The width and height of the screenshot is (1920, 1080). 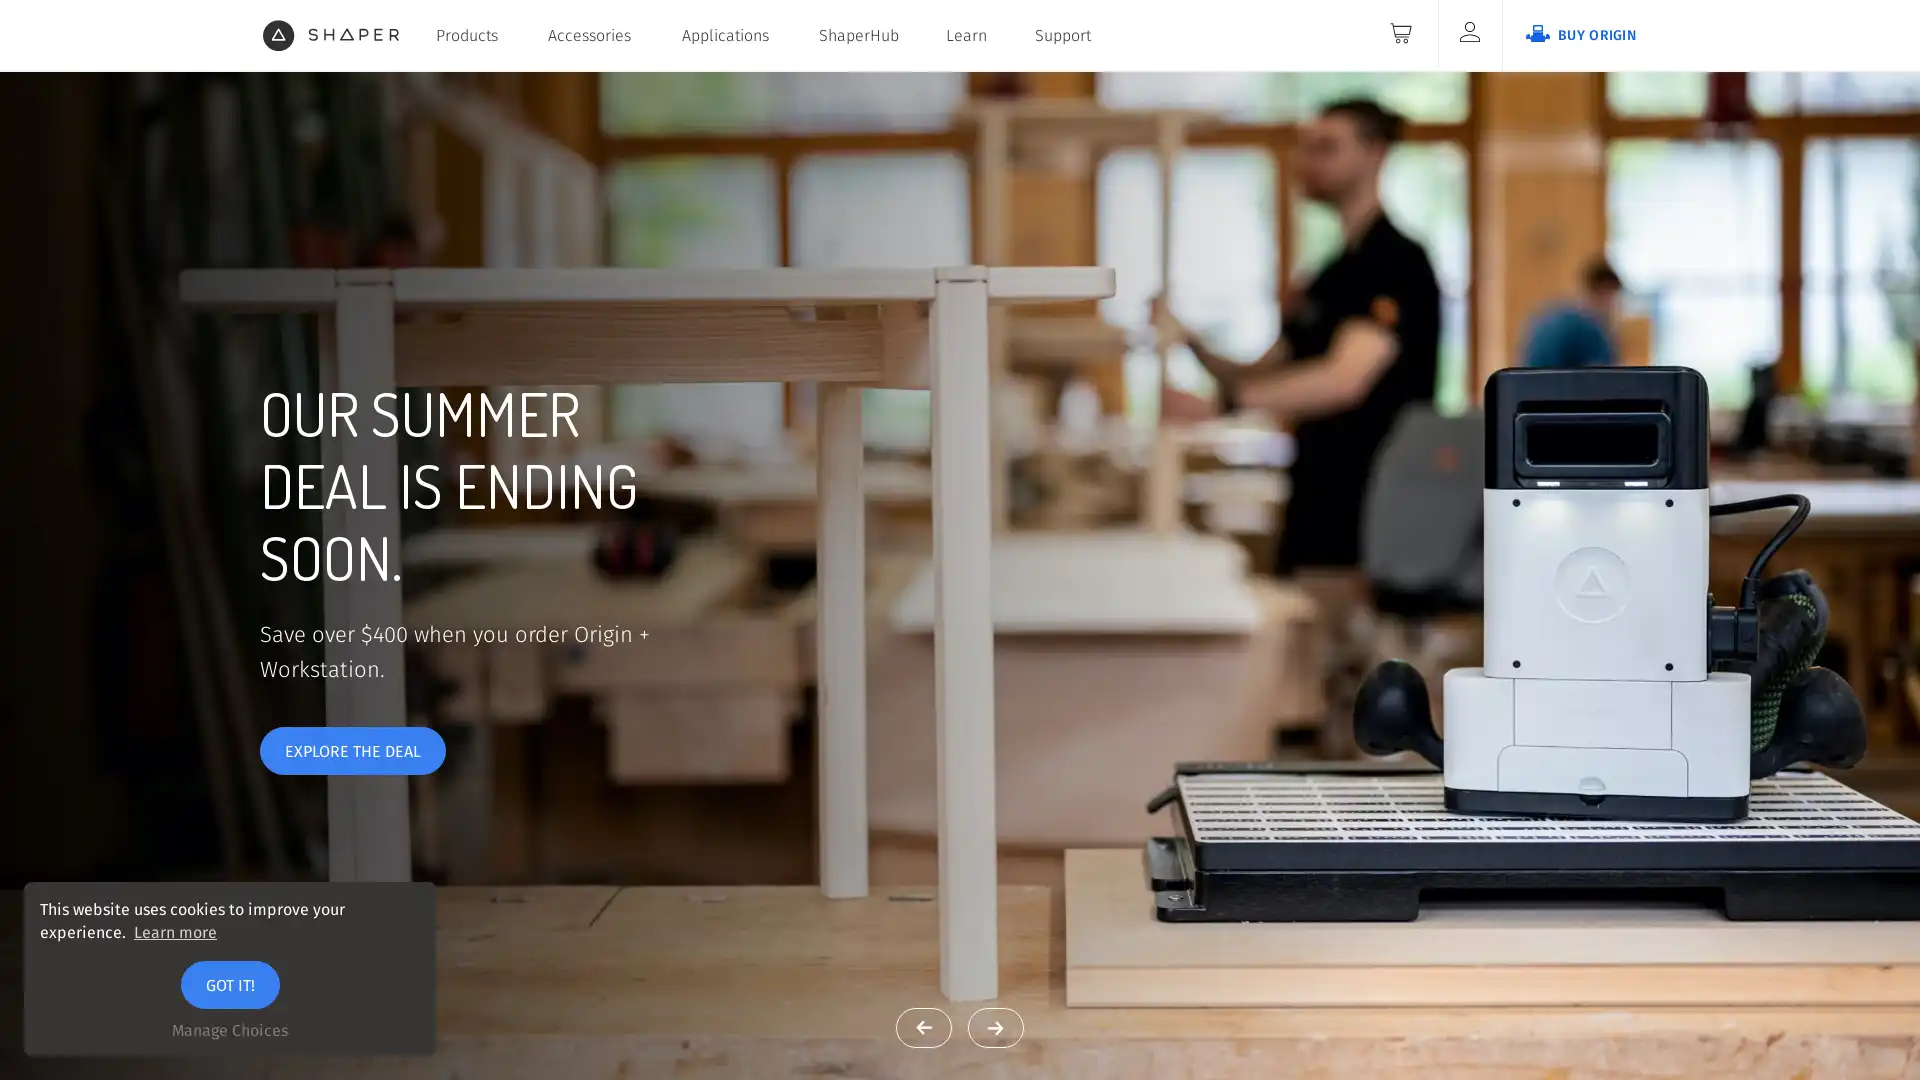 What do you see at coordinates (230, 1030) in the screenshot?
I see `Manage Choices` at bounding box center [230, 1030].